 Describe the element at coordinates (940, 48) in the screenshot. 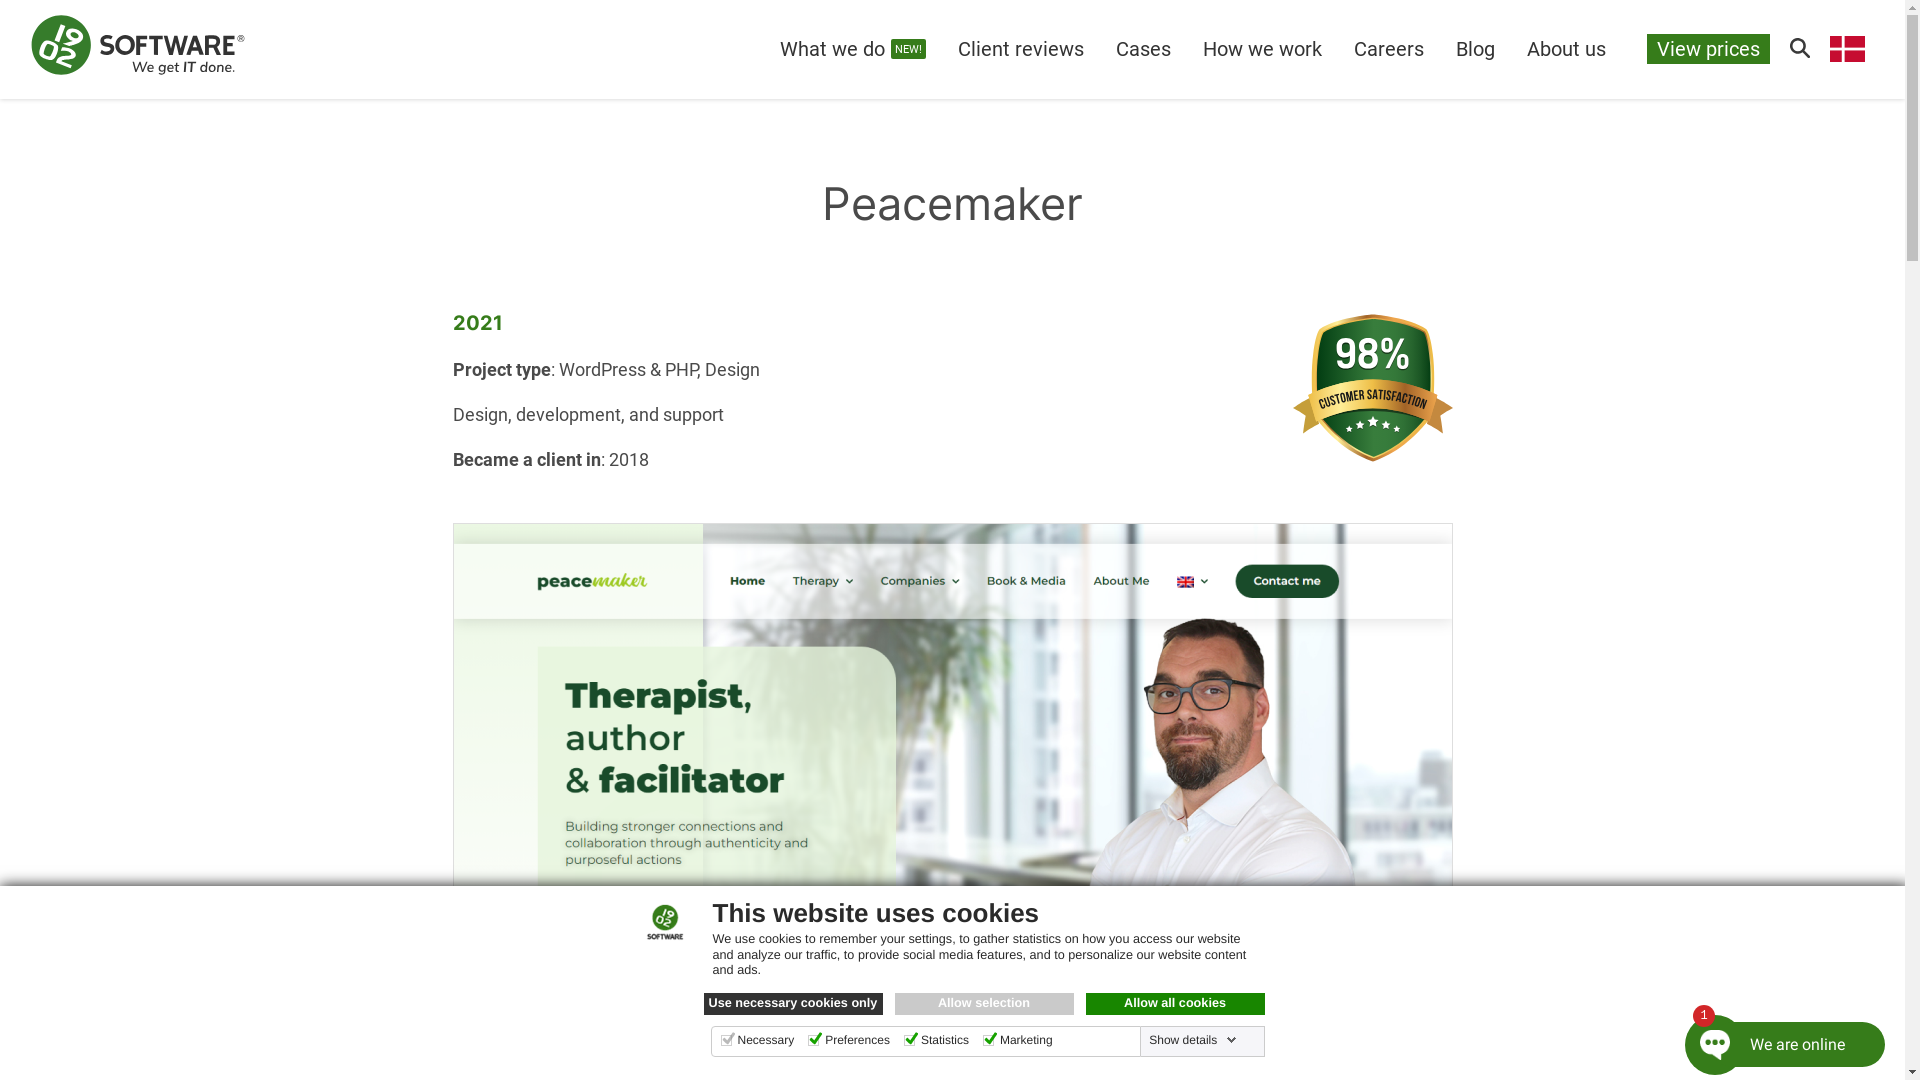

I see `'Client reviews'` at that location.